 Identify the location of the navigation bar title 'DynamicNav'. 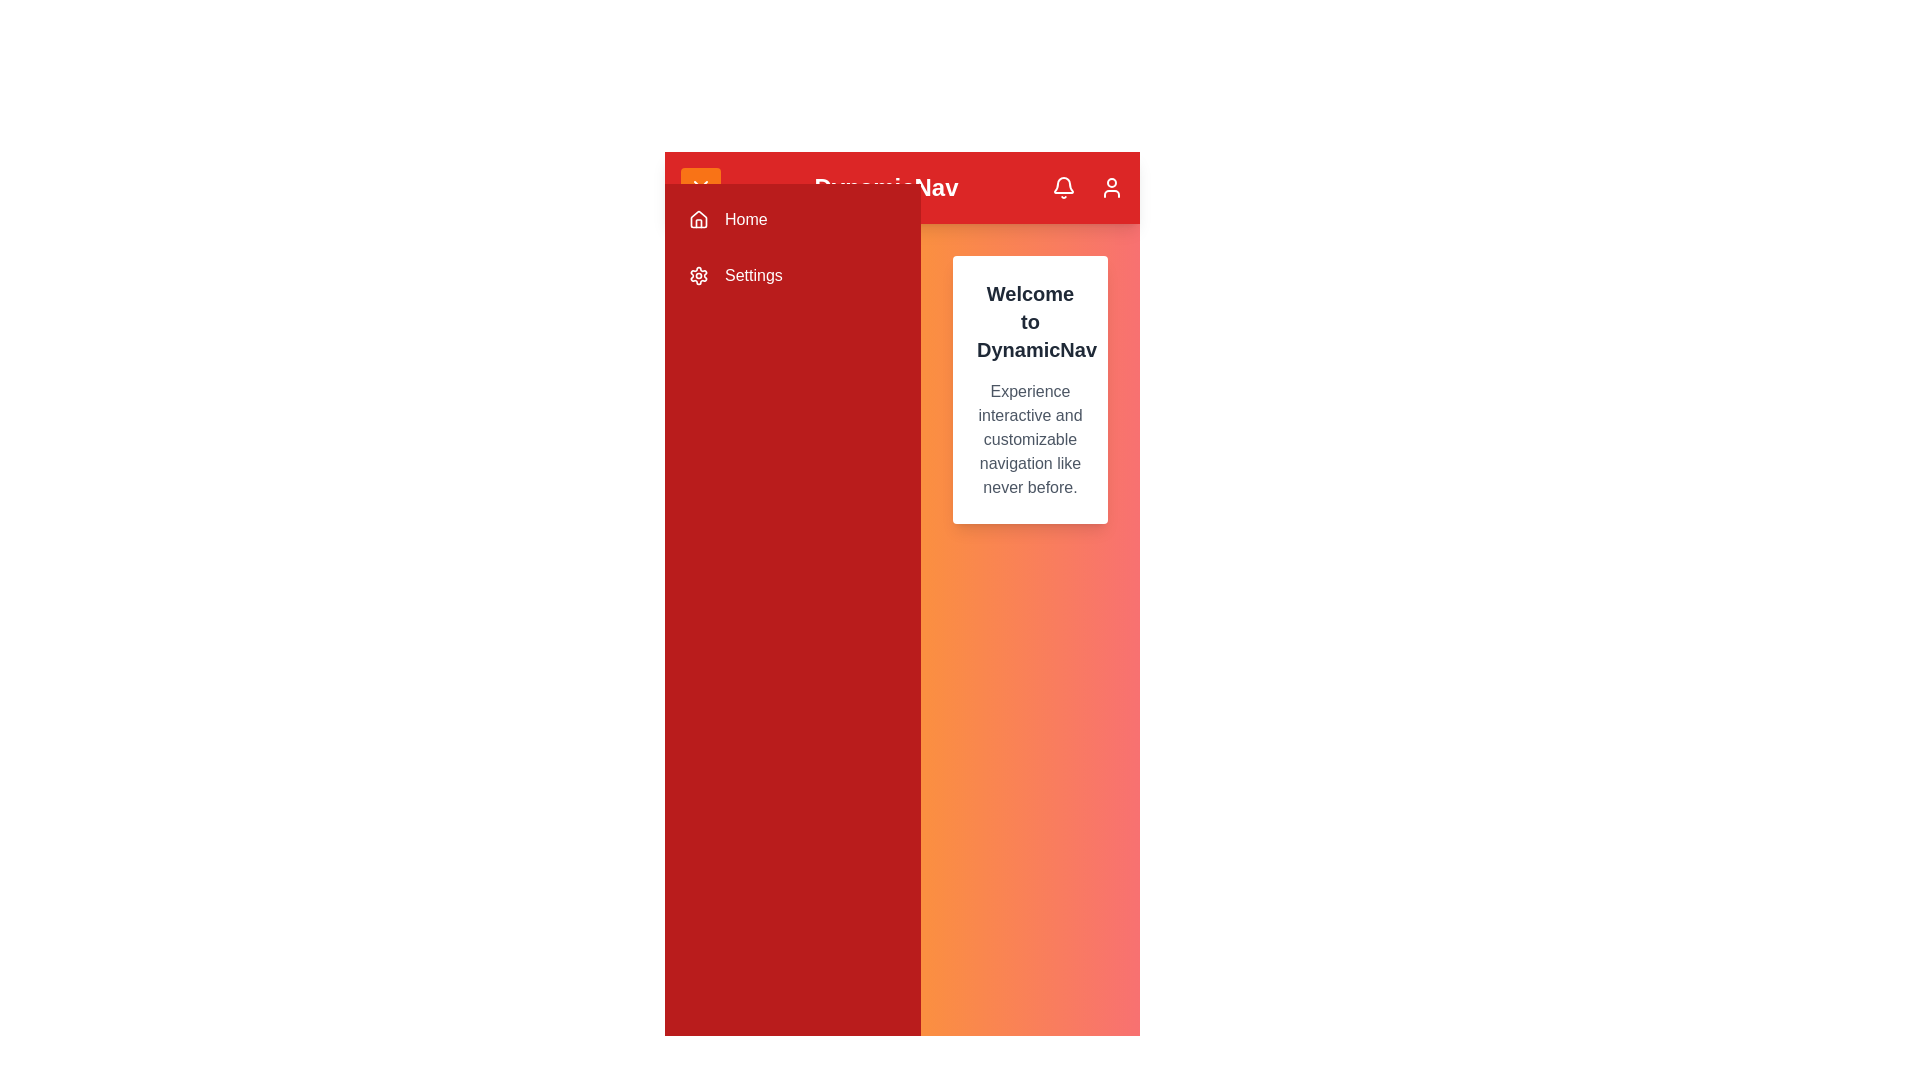
(885, 188).